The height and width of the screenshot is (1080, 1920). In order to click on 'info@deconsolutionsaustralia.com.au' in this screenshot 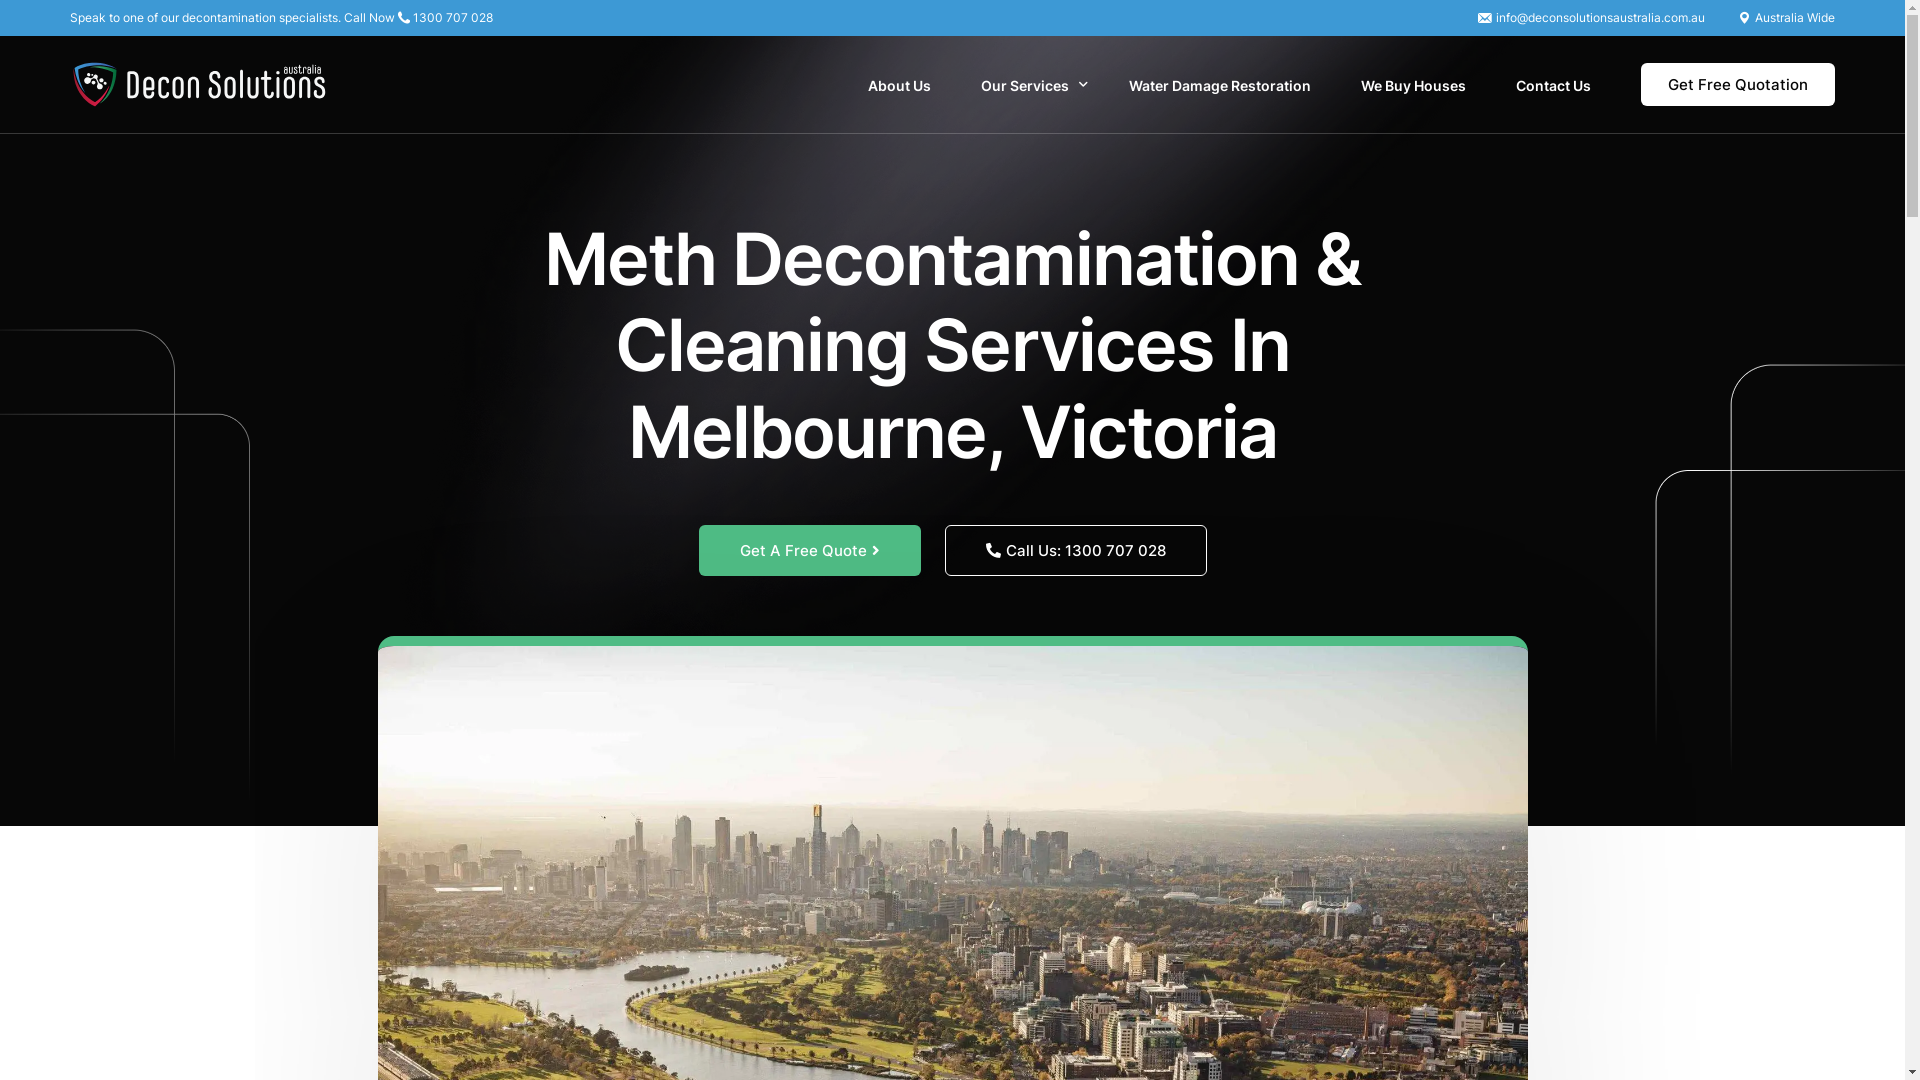, I will do `click(1600, 18)`.